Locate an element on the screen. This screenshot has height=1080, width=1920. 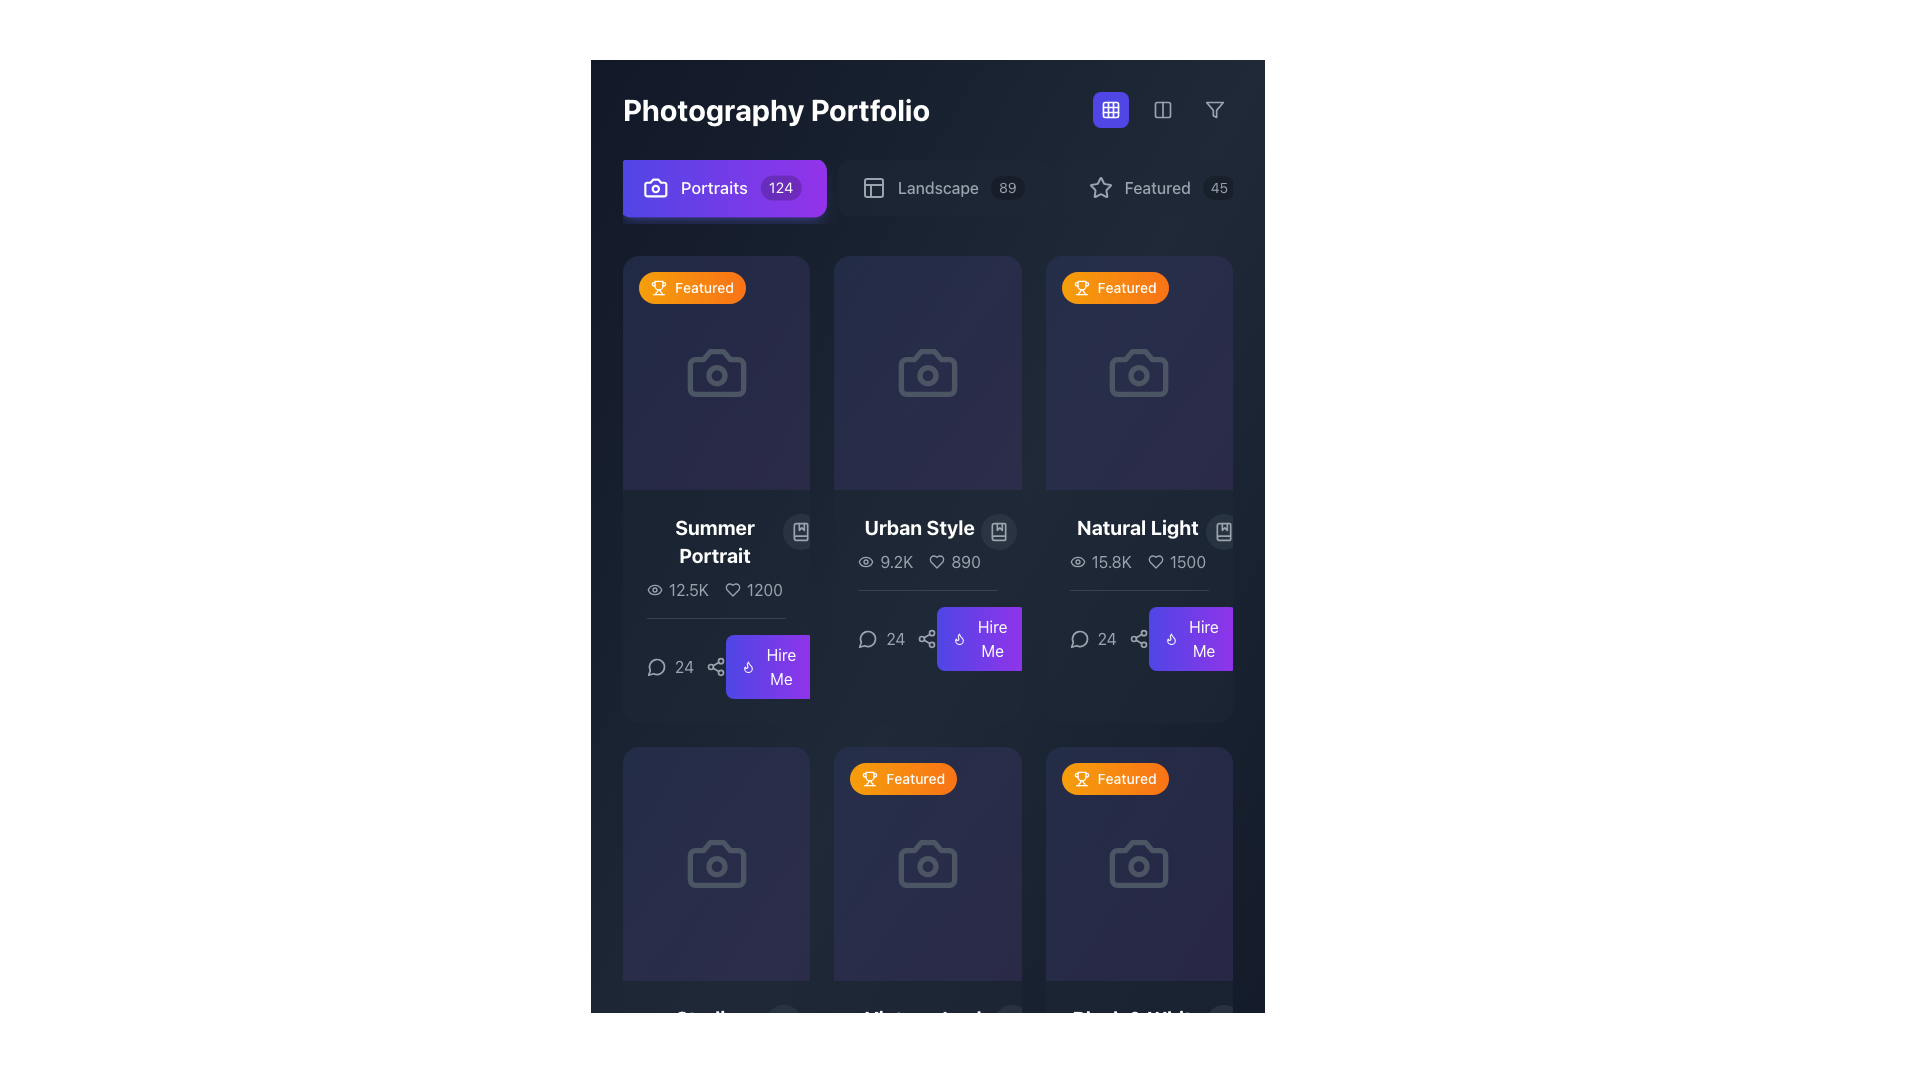
the heart-shaped icon representing the 'like' or 'favorite' functionality, which is positioned to the left of the numeric text '1200' under the title 'Summer Portrait' is located at coordinates (731, 589).